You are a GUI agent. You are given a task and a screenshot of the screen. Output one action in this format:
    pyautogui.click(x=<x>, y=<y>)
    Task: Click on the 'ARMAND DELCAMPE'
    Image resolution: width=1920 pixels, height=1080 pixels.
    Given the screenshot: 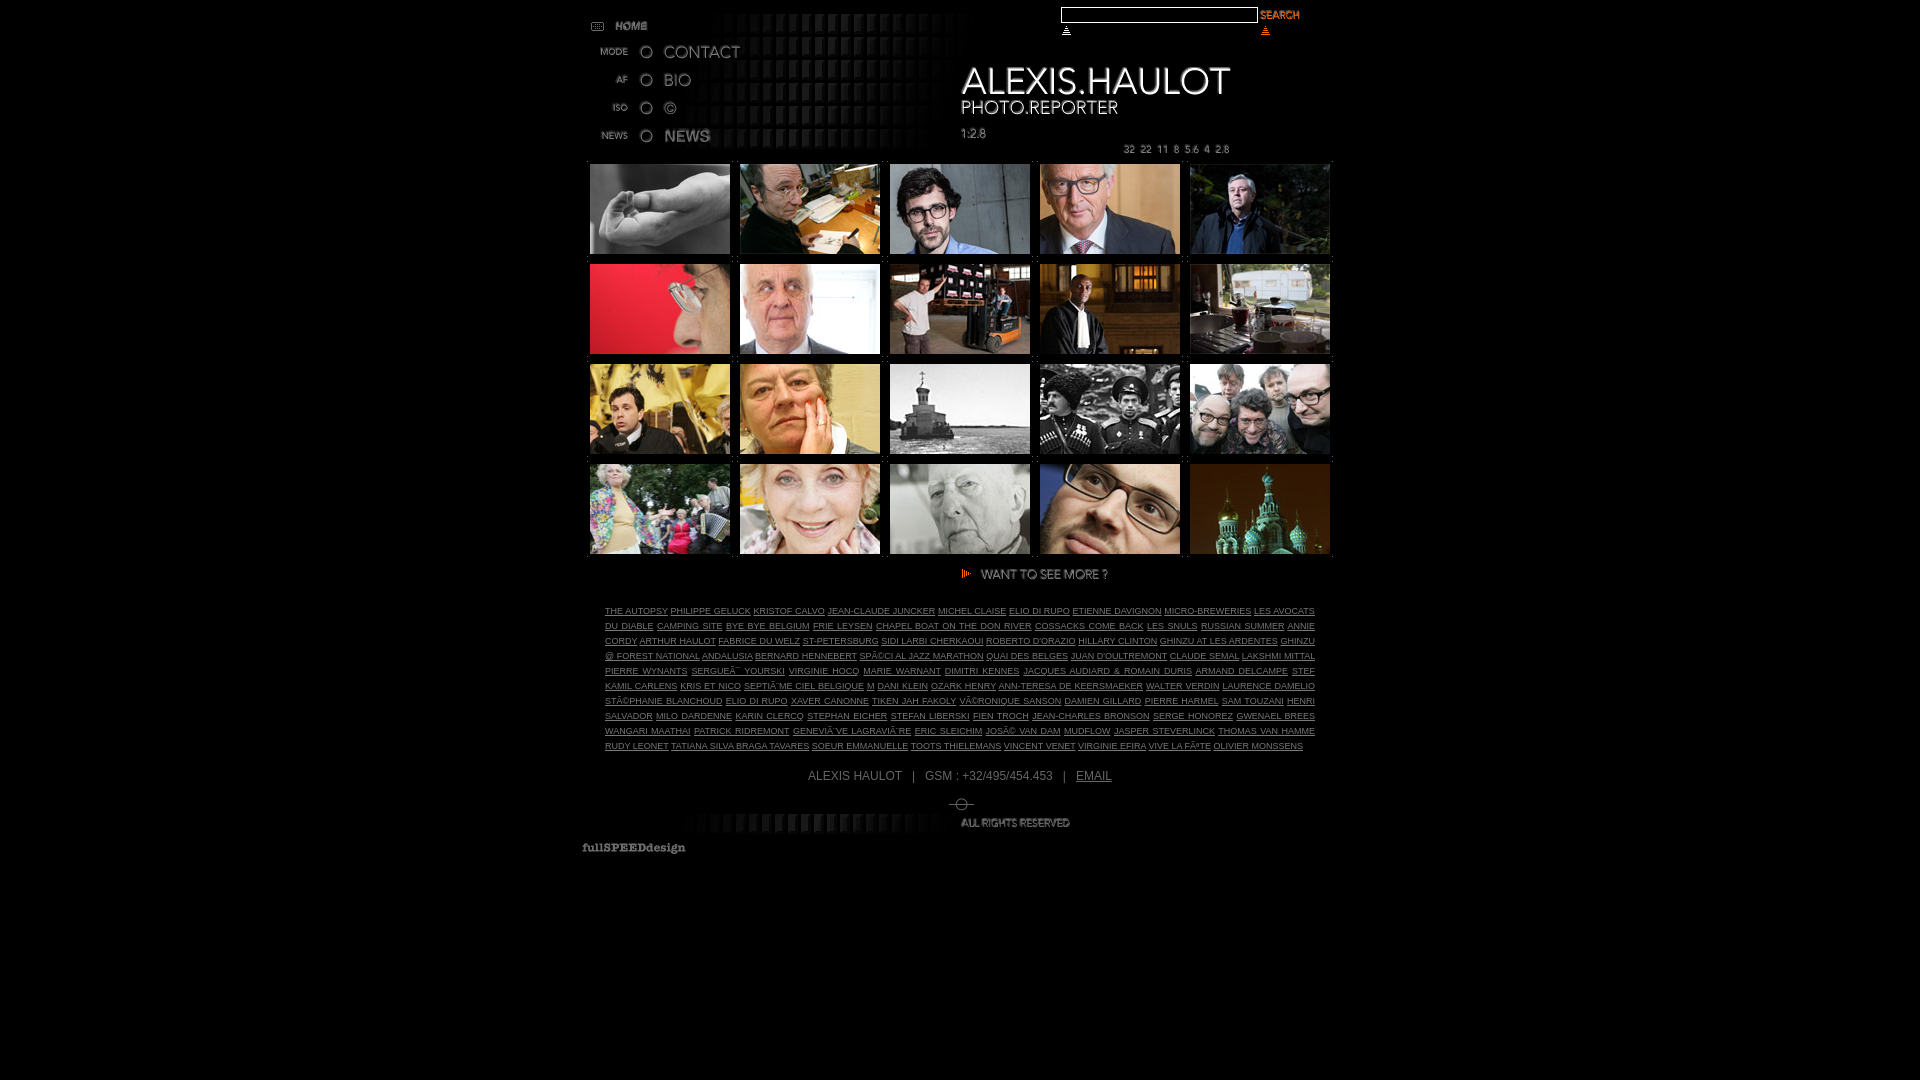 What is the action you would take?
    pyautogui.click(x=1240, y=671)
    